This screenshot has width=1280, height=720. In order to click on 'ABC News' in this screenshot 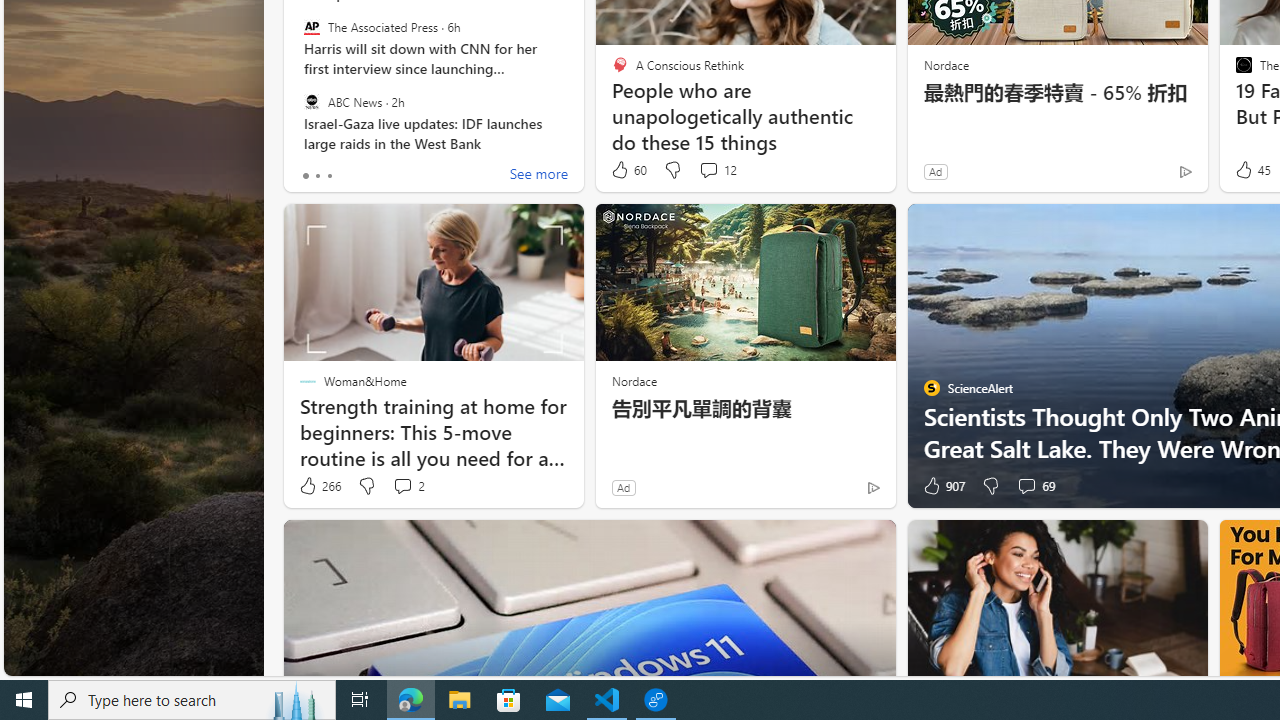, I will do `click(310, 101)`.